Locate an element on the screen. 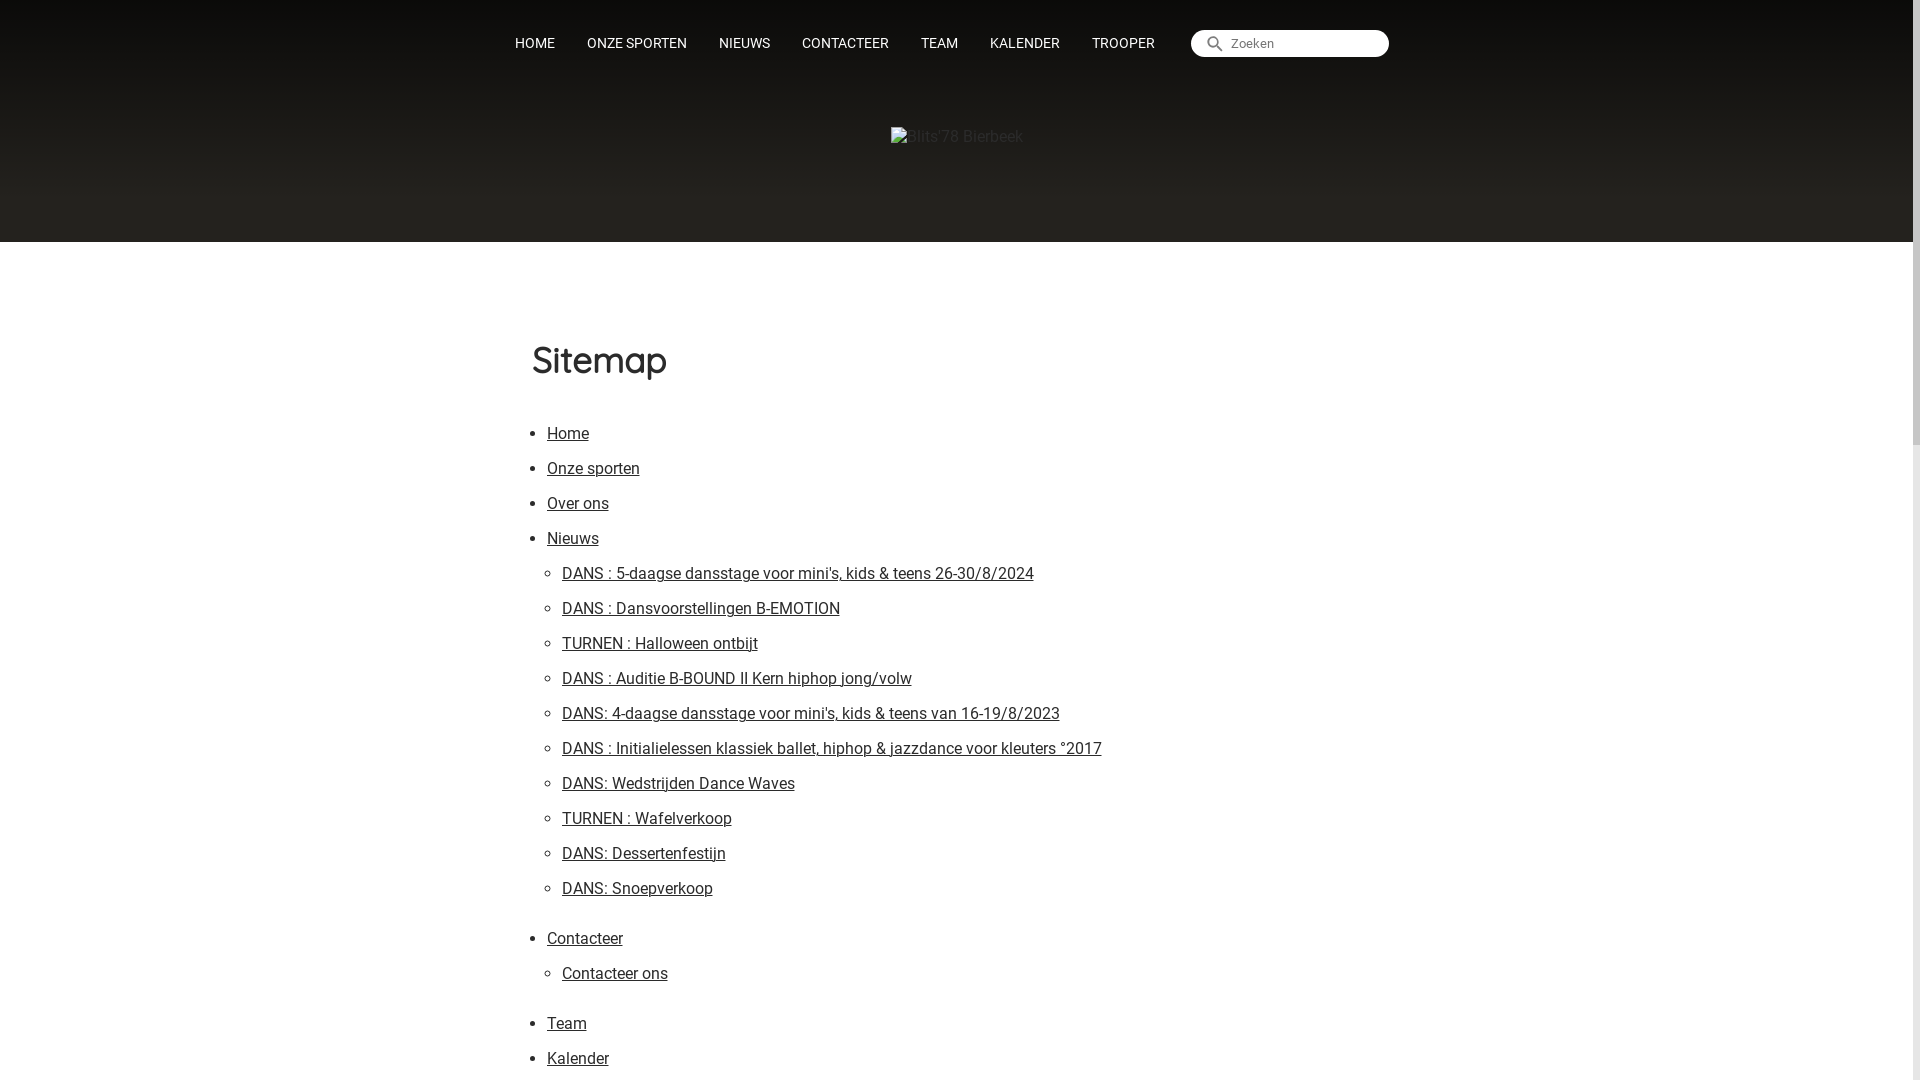 This screenshot has height=1080, width=1920. 'CONTACTEER' is located at coordinates (787, 43).